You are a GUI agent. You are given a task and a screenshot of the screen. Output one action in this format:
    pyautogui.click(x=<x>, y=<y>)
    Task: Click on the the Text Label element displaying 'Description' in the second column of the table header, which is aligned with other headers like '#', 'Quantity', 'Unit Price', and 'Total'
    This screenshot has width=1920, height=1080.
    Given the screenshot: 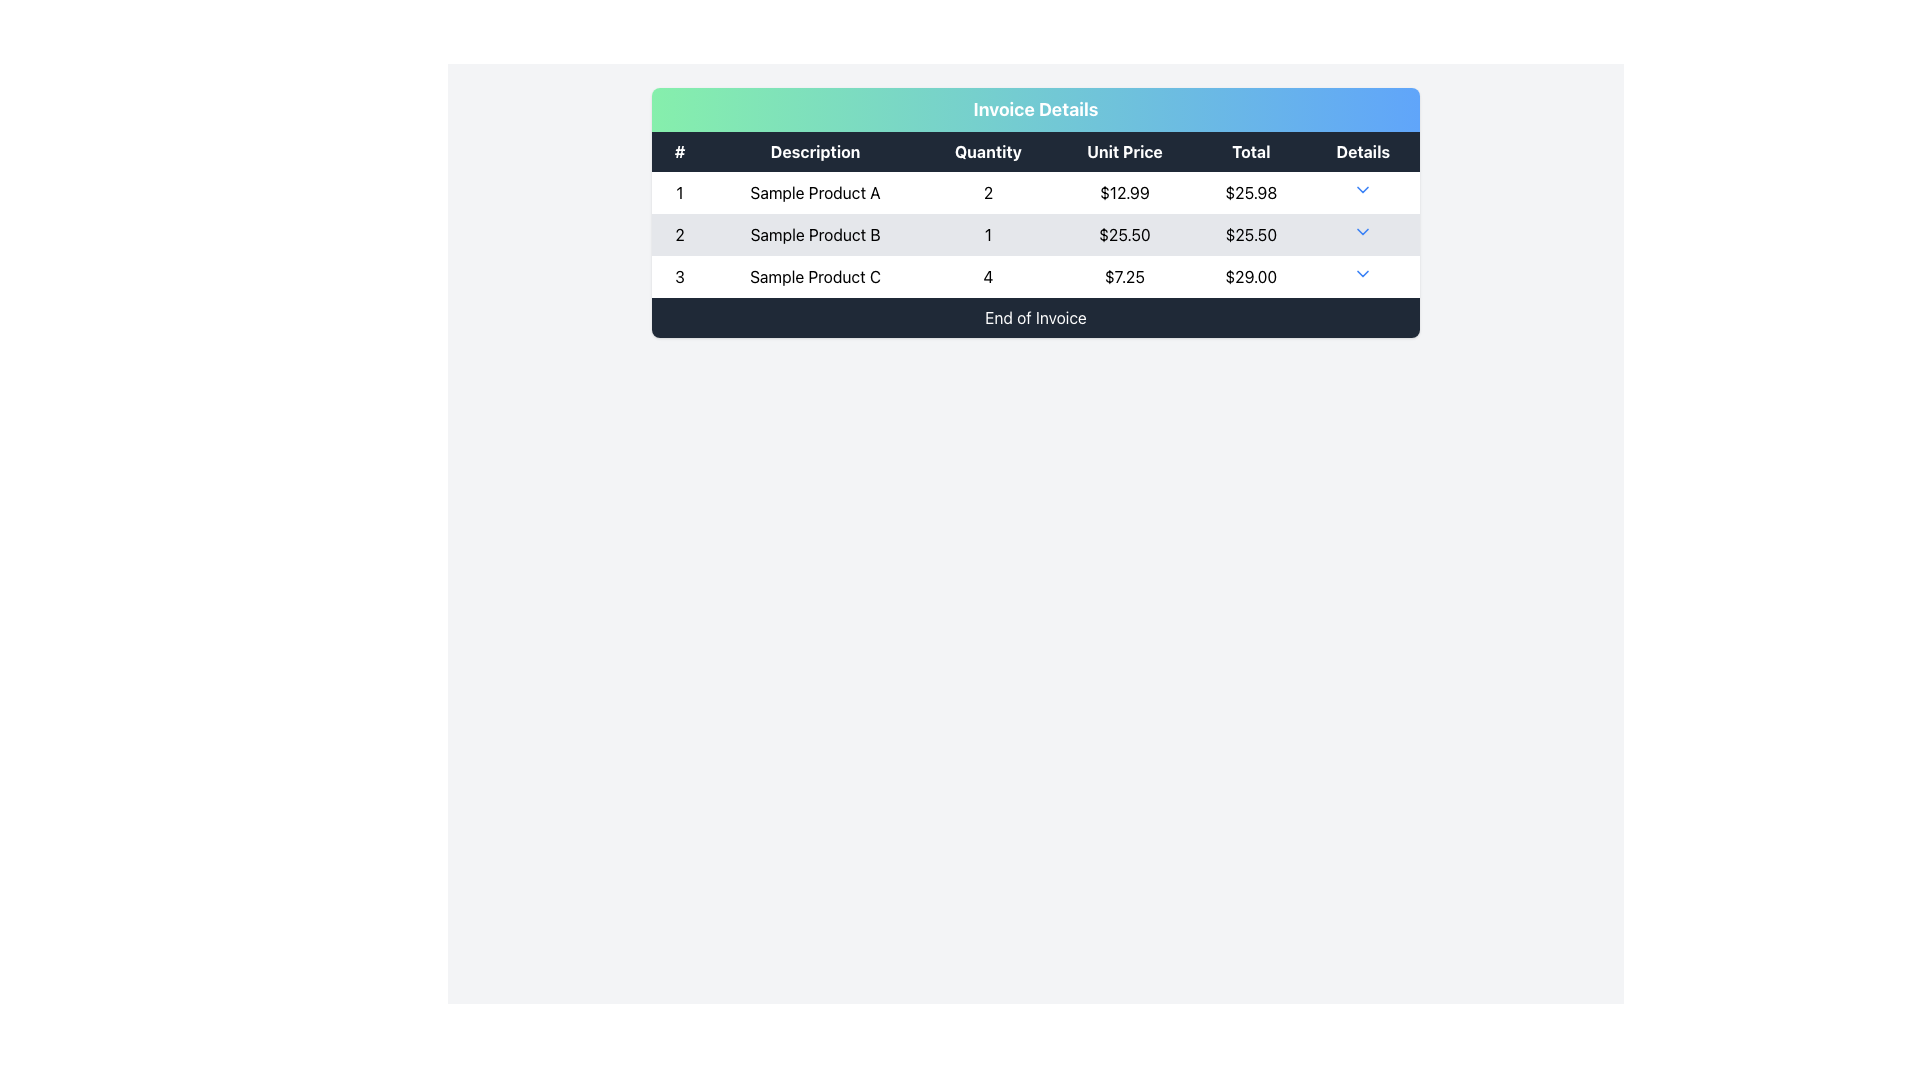 What is the action you would take?
    pyautogui.click(x=815, y=150)
    